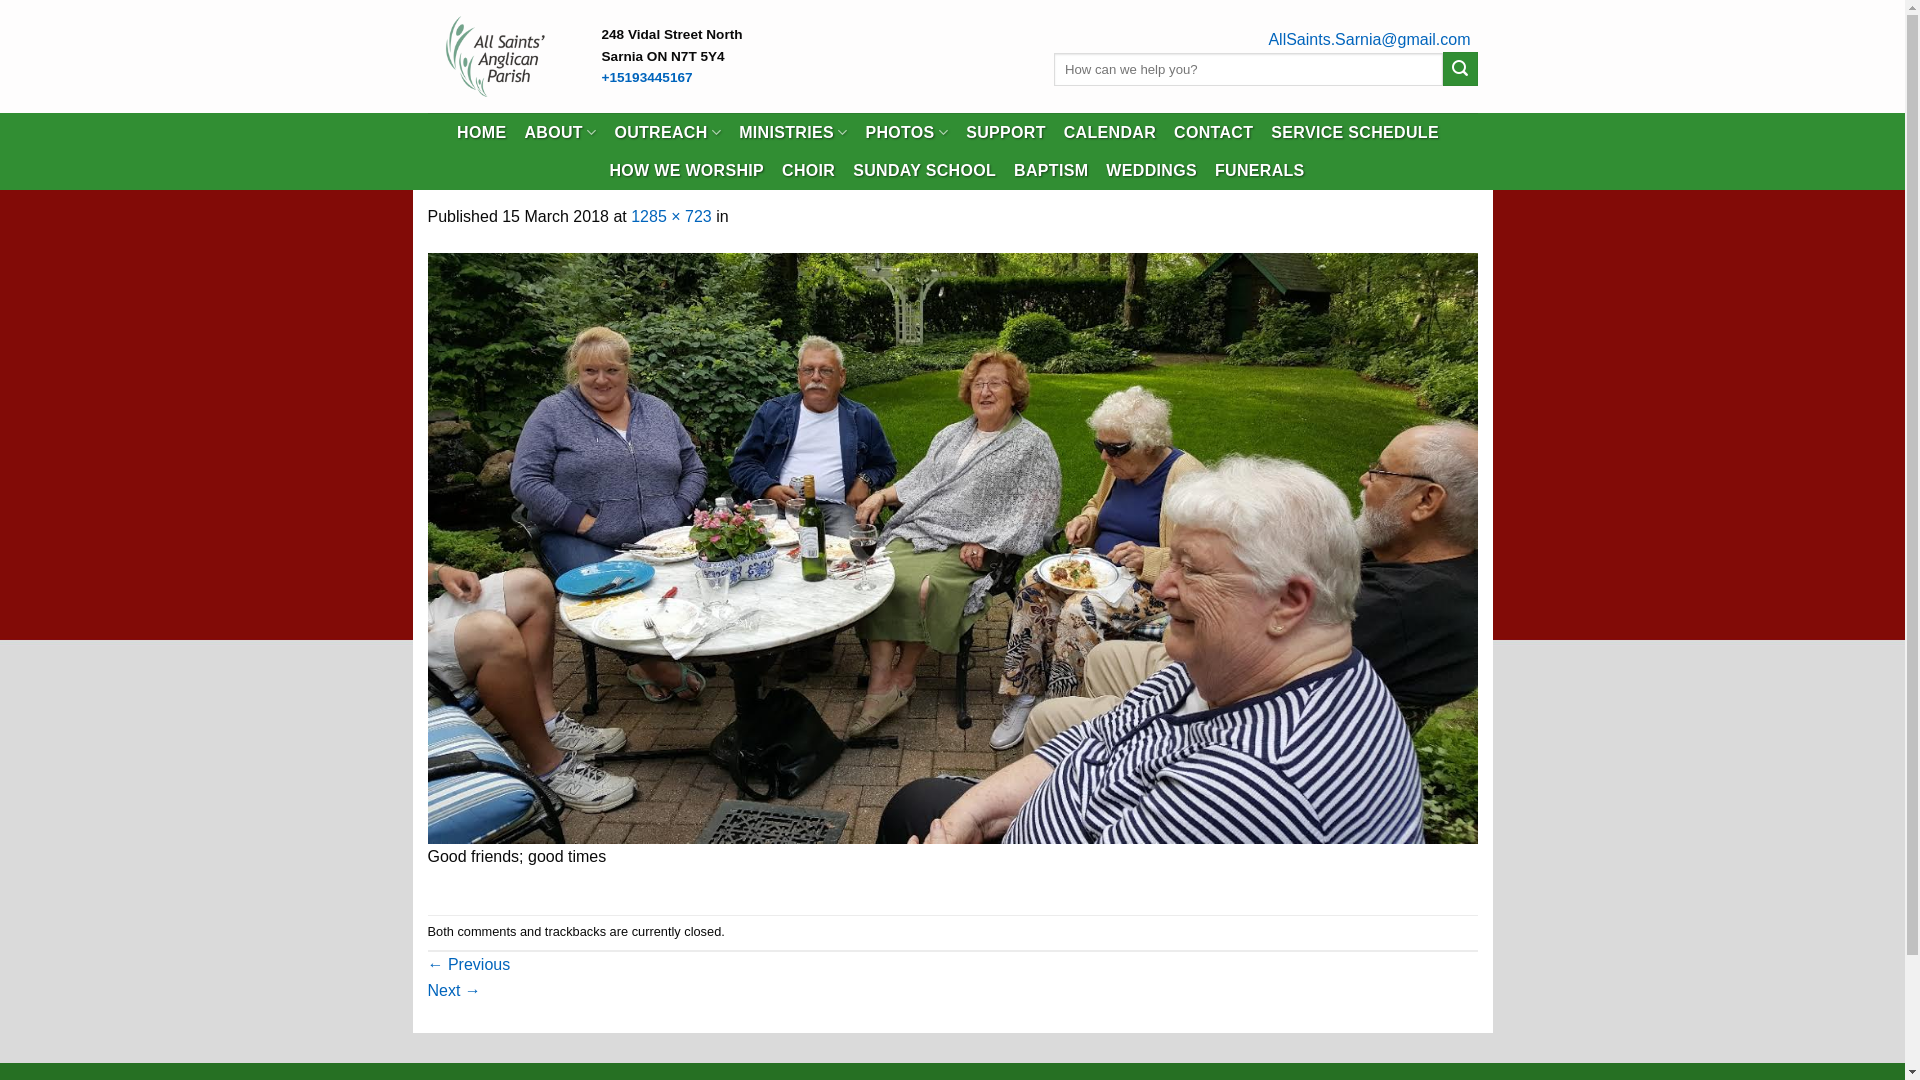  What do you see at coordinates (1258, 169) in the screenshot?
I see `'FUNERALS'` at bounding box center [1258, 169].